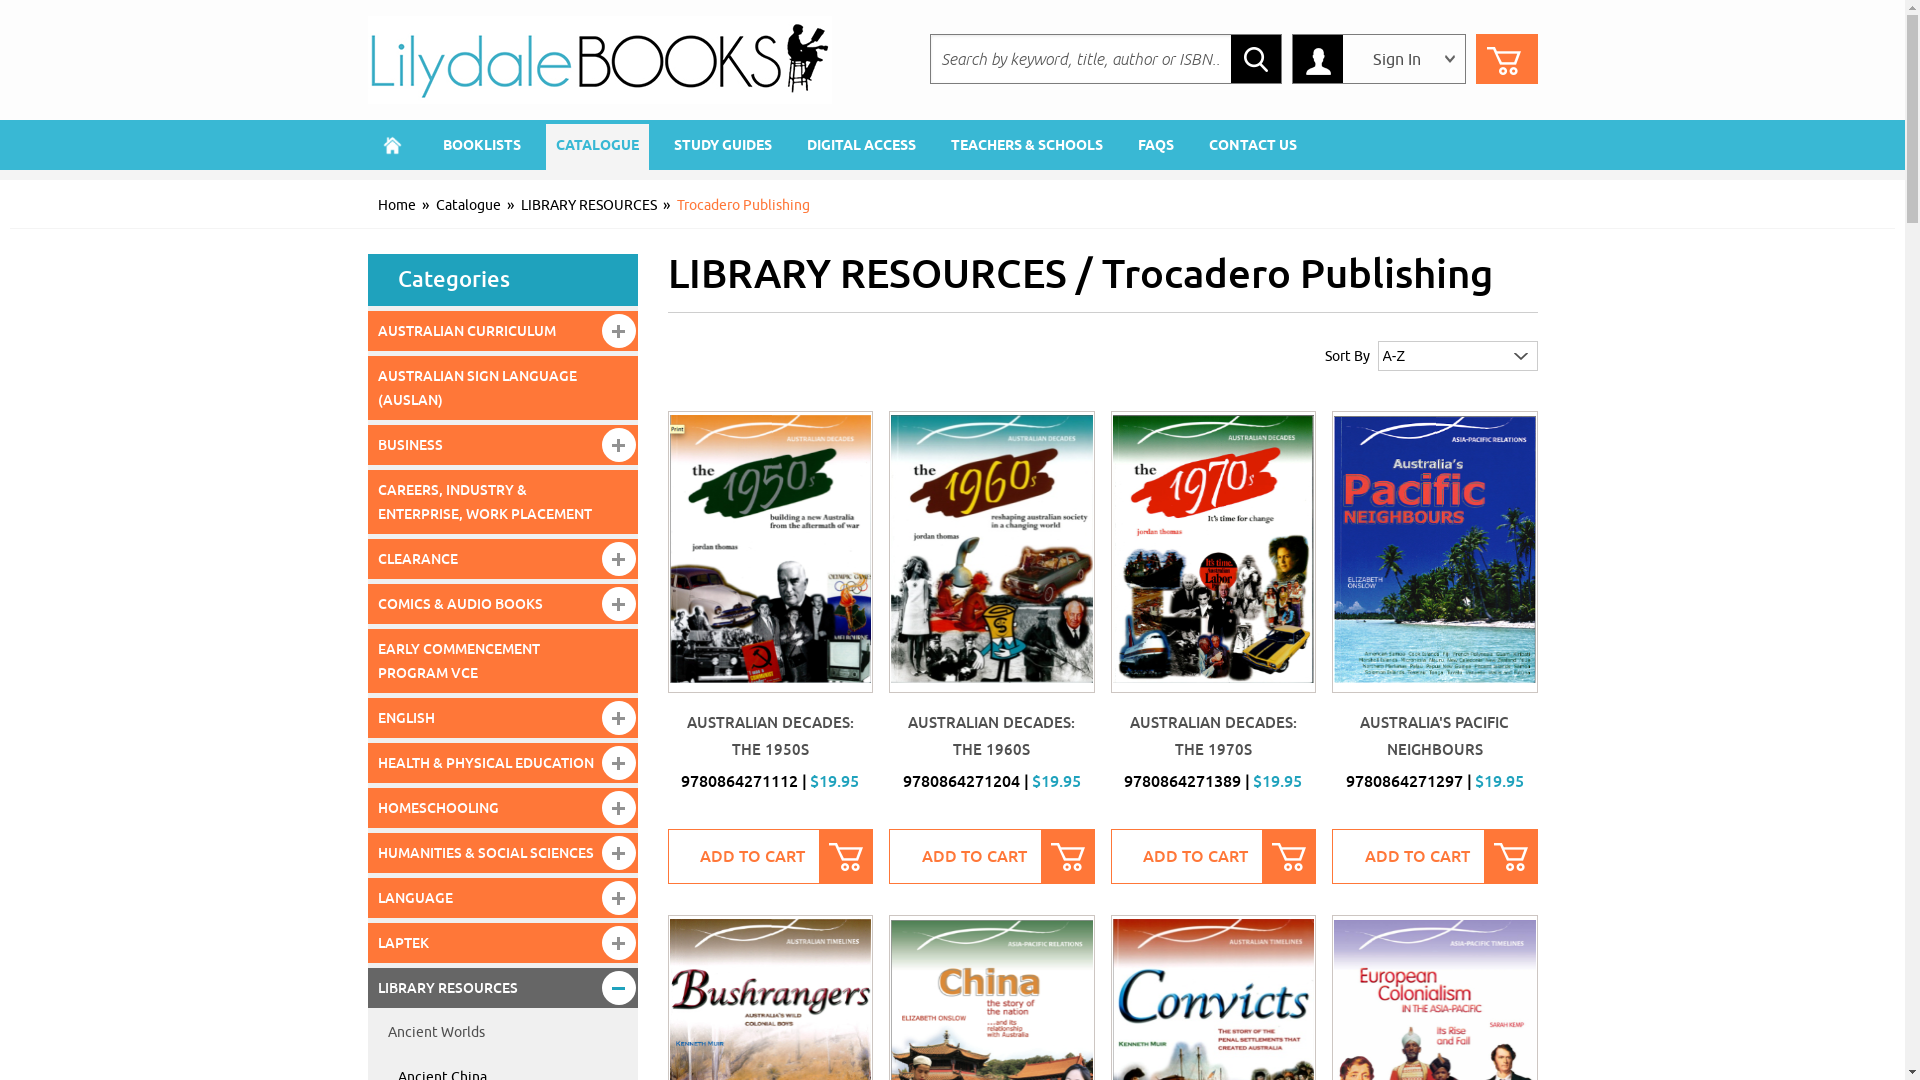  Describe the element at coordinates (860, 144) in the screenshot. I see `'DIGITAL ACCESS'` at that location.